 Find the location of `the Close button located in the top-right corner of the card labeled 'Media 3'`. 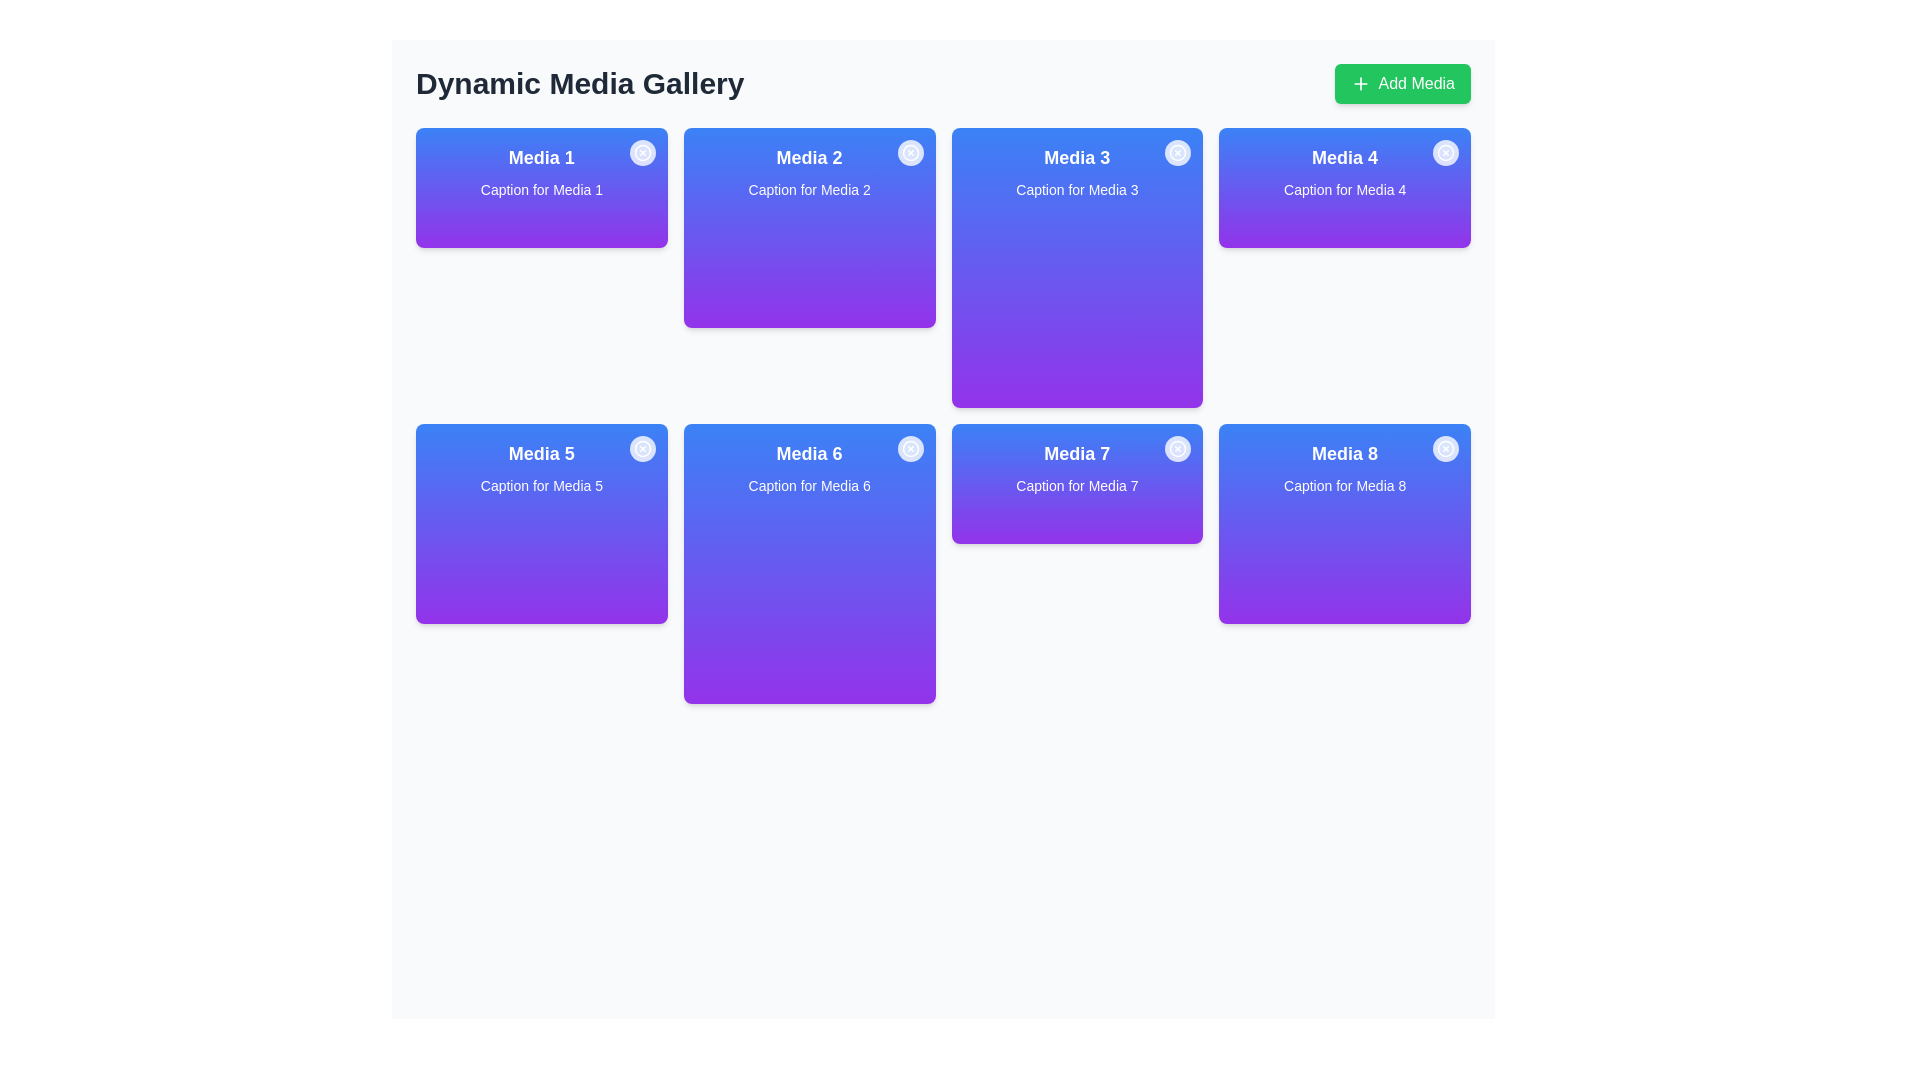

the Close button located in the top-right corner of the card labeled 'Media 3' is located at coordinates (1178, 152).